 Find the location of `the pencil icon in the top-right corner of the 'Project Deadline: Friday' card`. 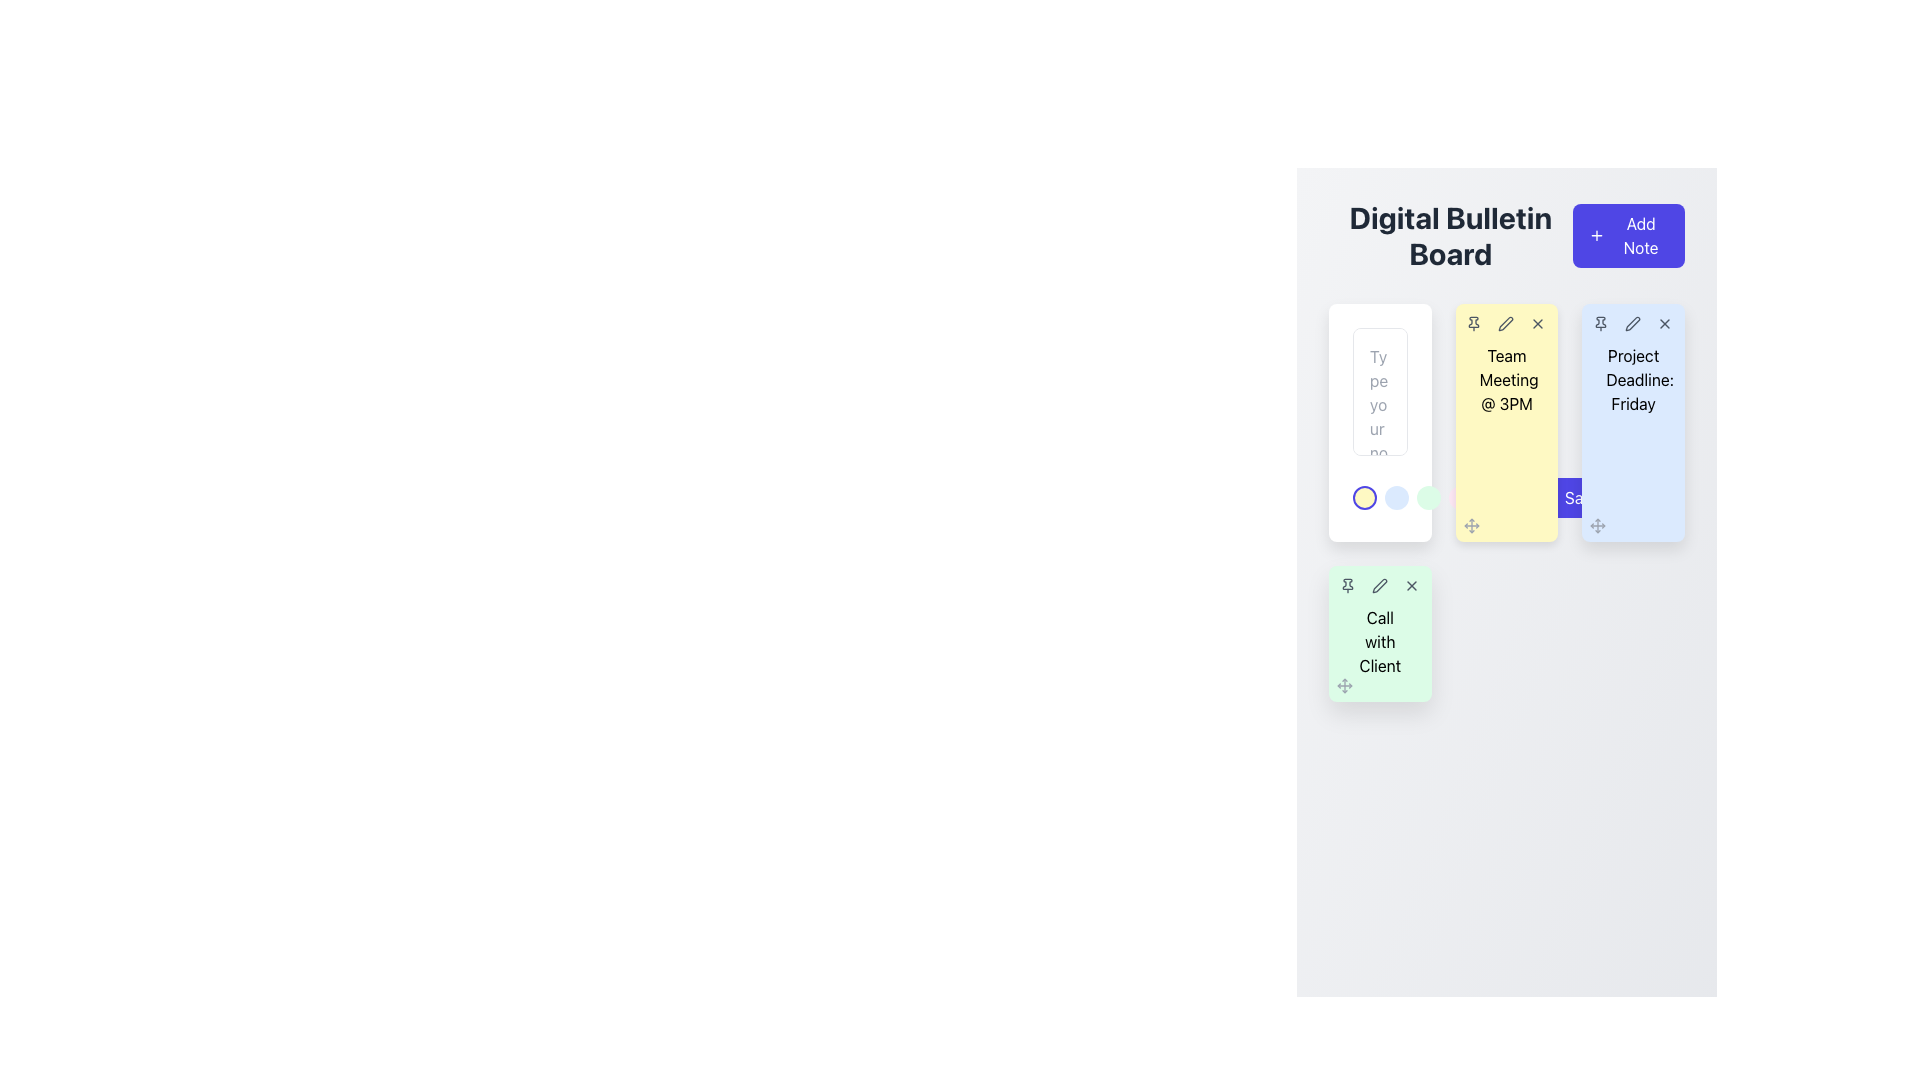

the pencil icon in the top-right corner of the 'Project Deadline: Friday' card is located at coordinates (1632, 323).